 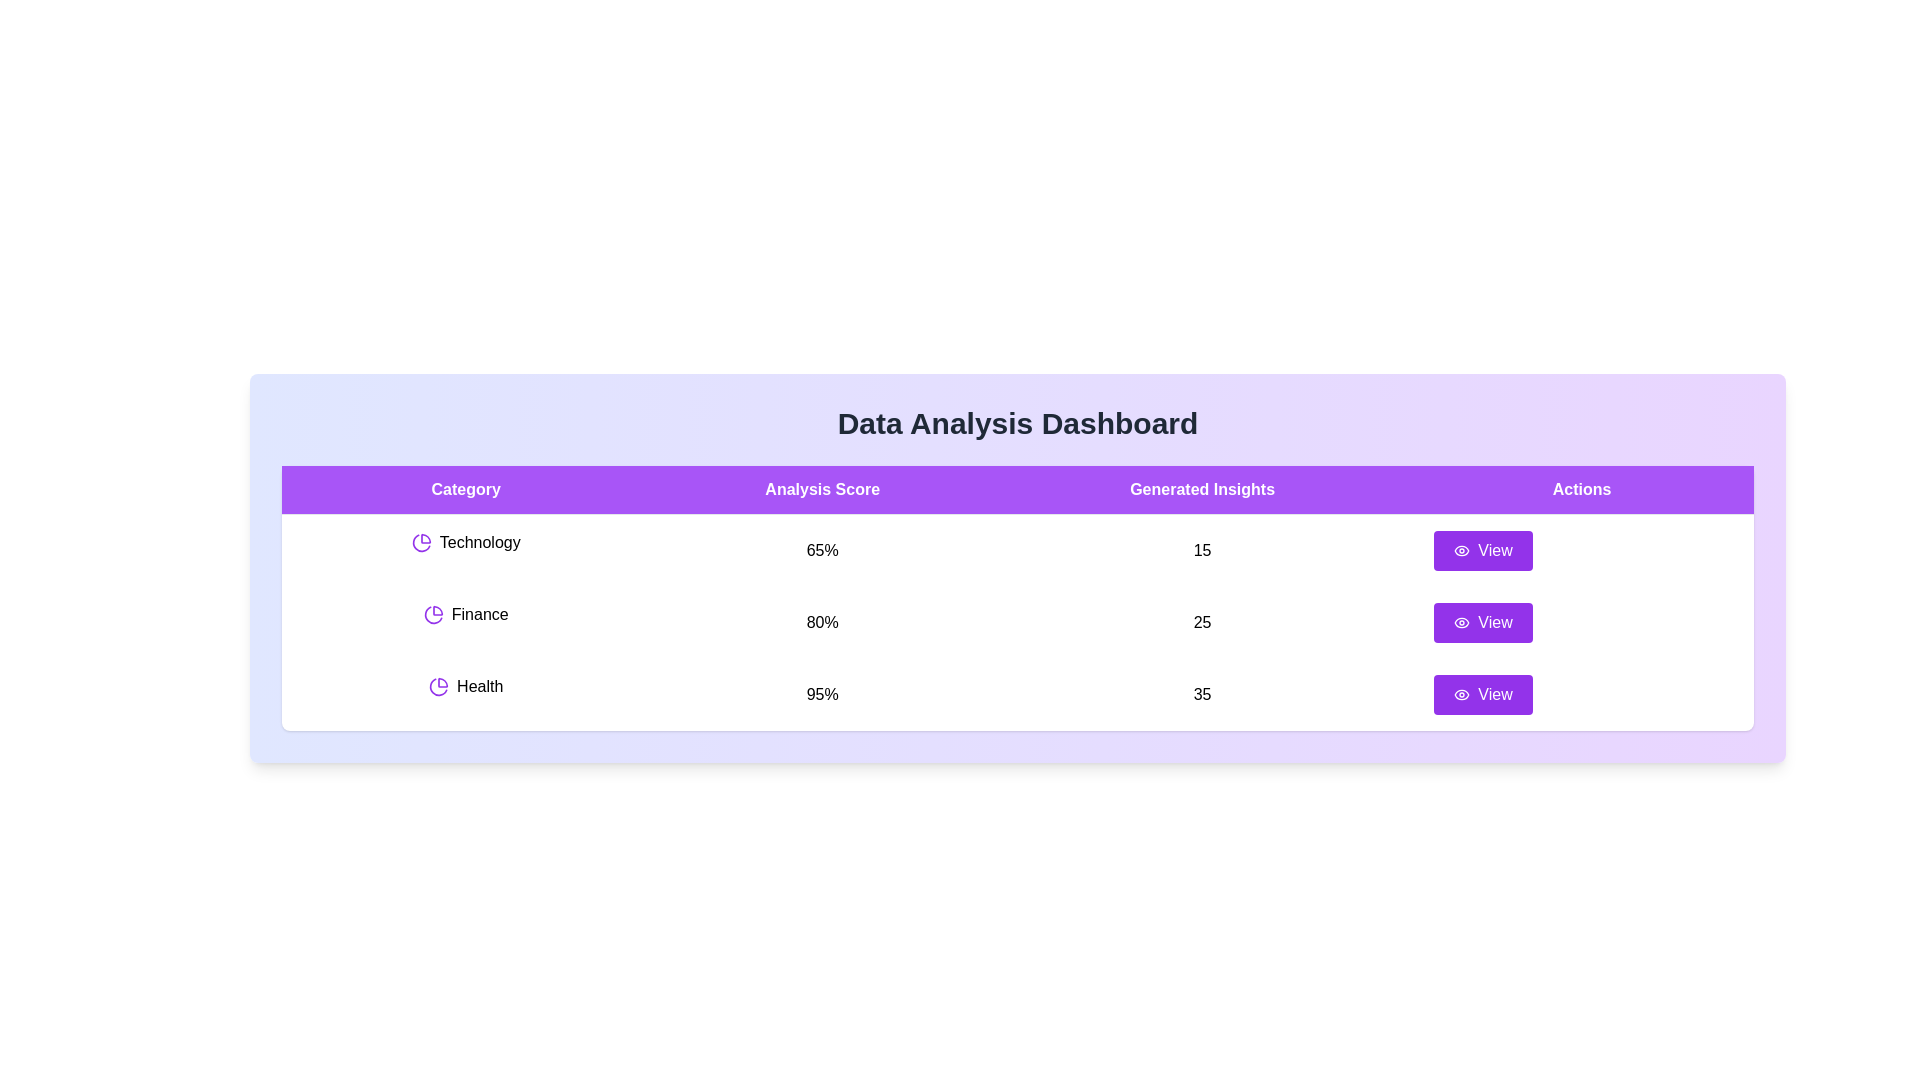 I want to click on the pie chart icon next to the 'Technology' category to display its tooltip, so click(x=420, y=543).